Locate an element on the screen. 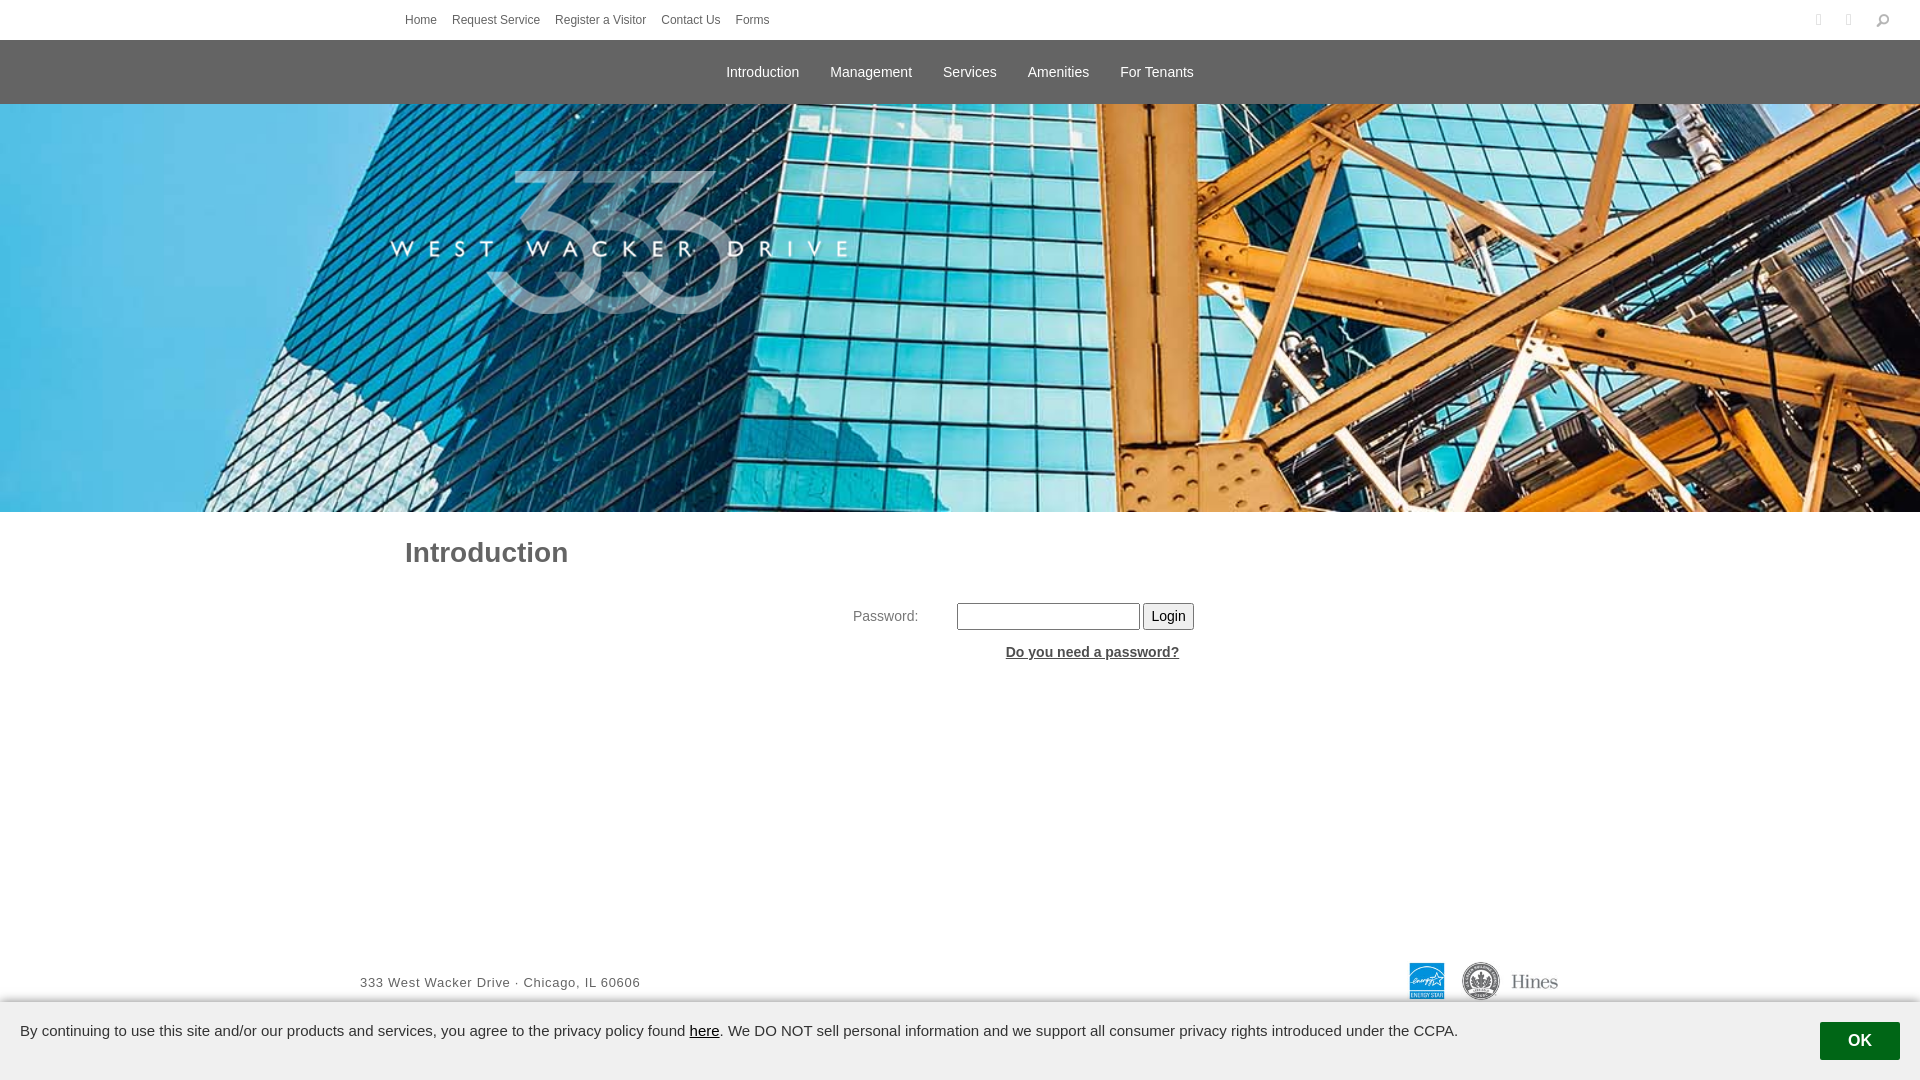  'Suggestion Box' is located at coordinates (1609, 1025).